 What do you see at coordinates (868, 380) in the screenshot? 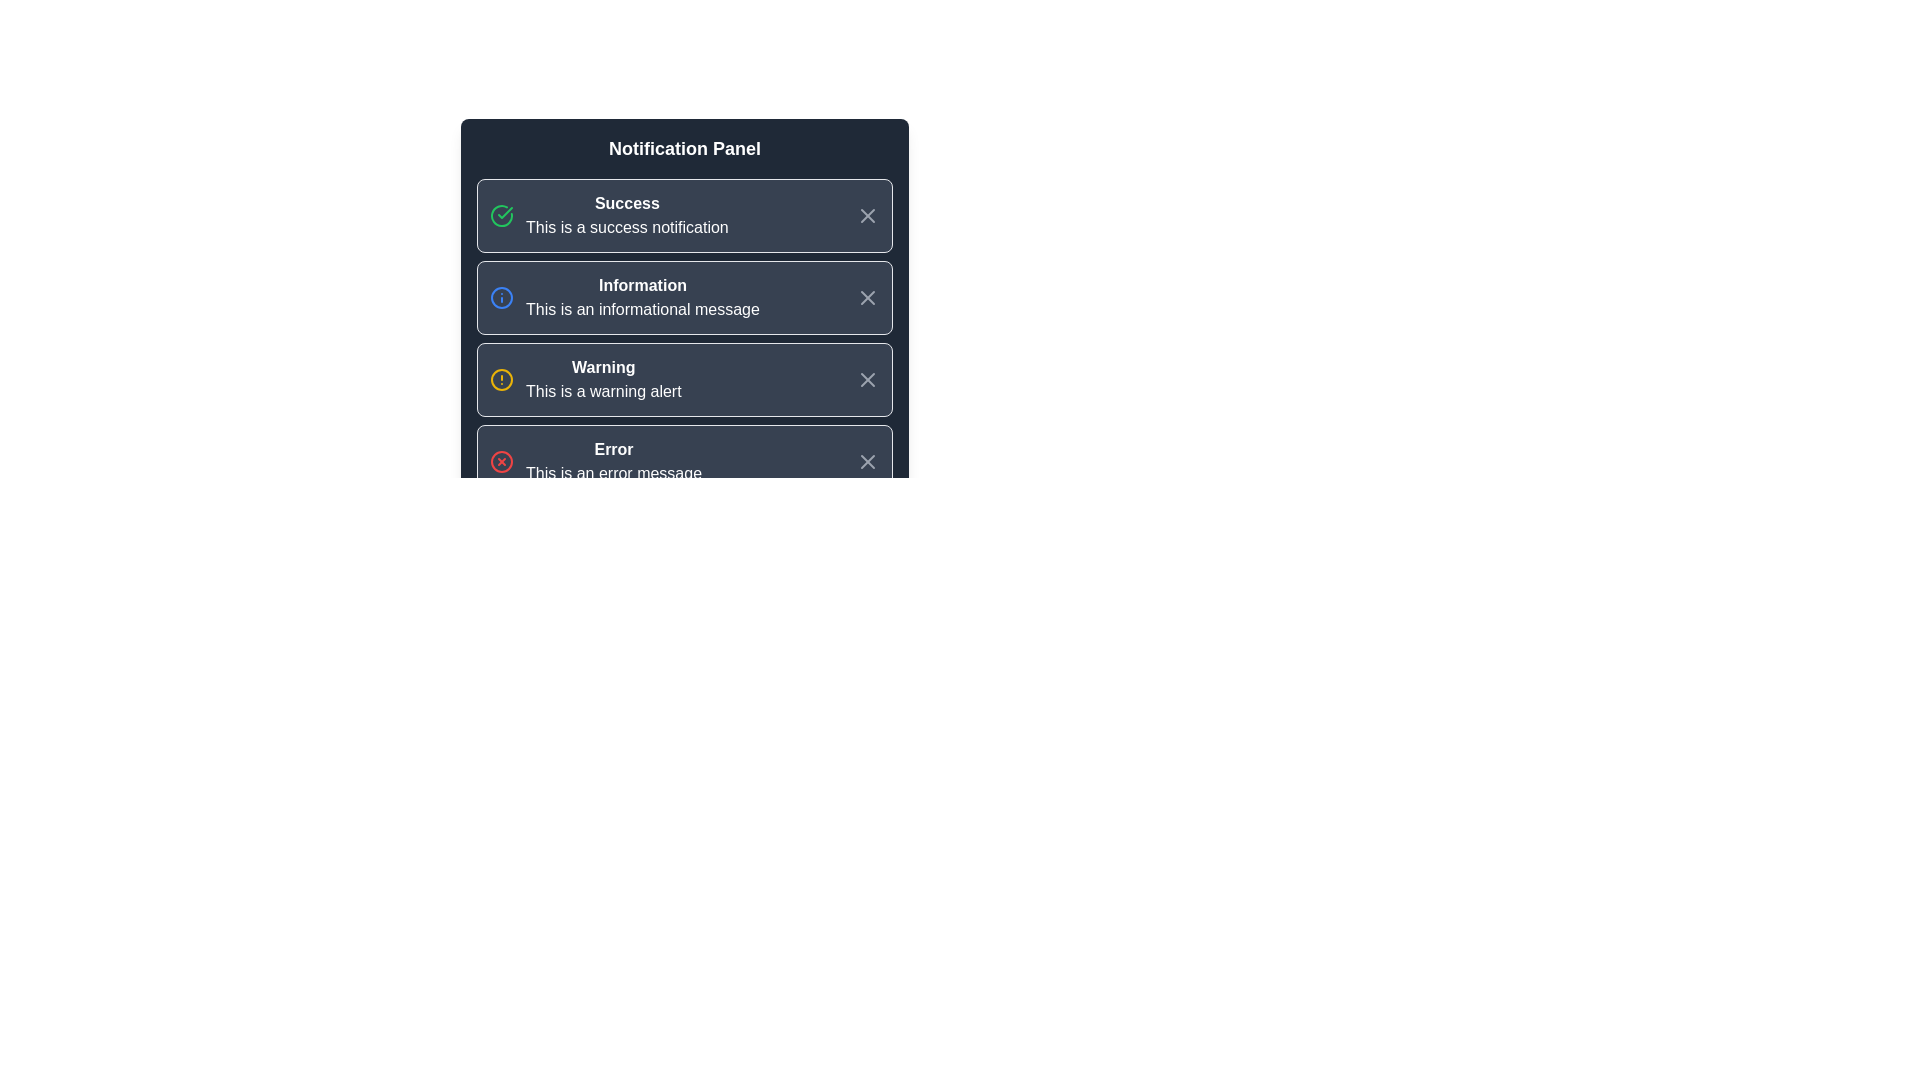
I see `the close button located at the top-right corner of the 'Warning' notification alert` at bounding box center [868, 380].